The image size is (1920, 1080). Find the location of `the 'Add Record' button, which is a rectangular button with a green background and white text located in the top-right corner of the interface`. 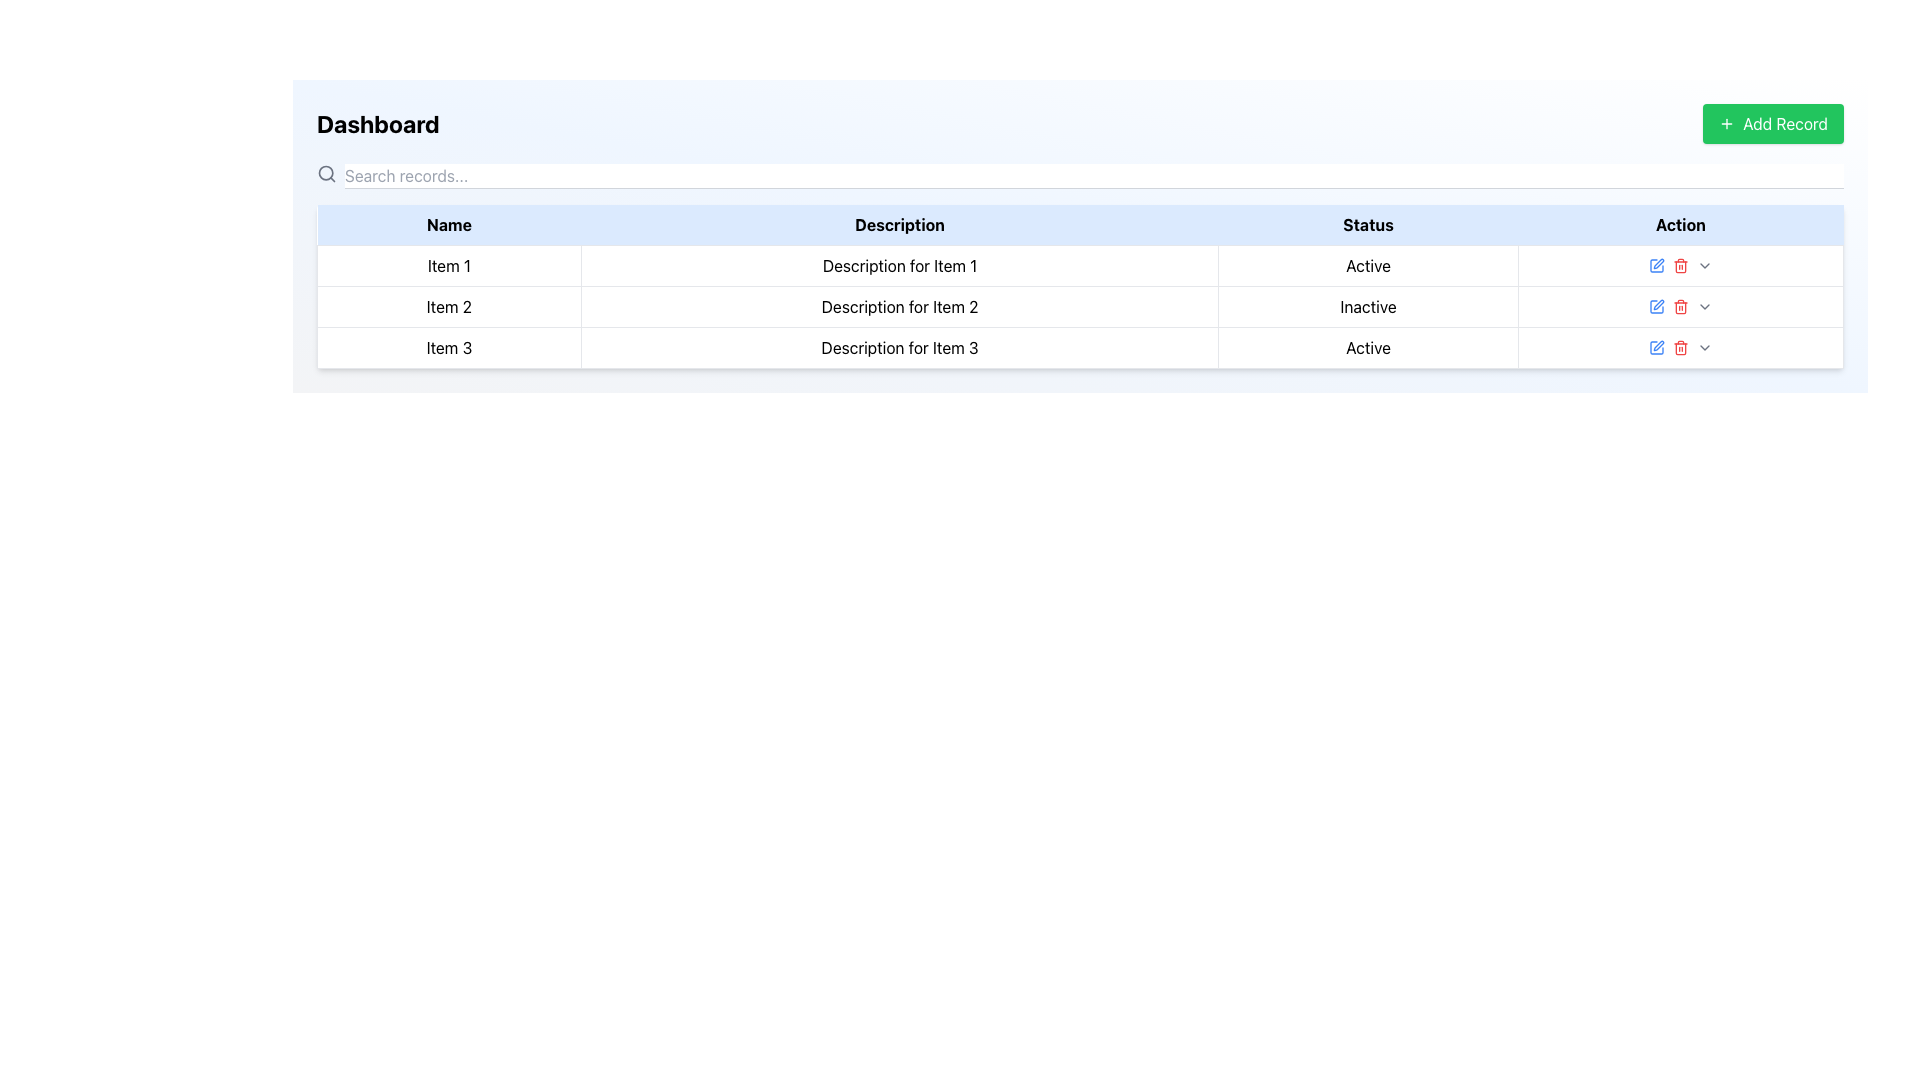

the 'Add Record' button, which is a rectangular button with a green background and white text located in the top-right corner of the interface is located at coordinates (1773, 123).